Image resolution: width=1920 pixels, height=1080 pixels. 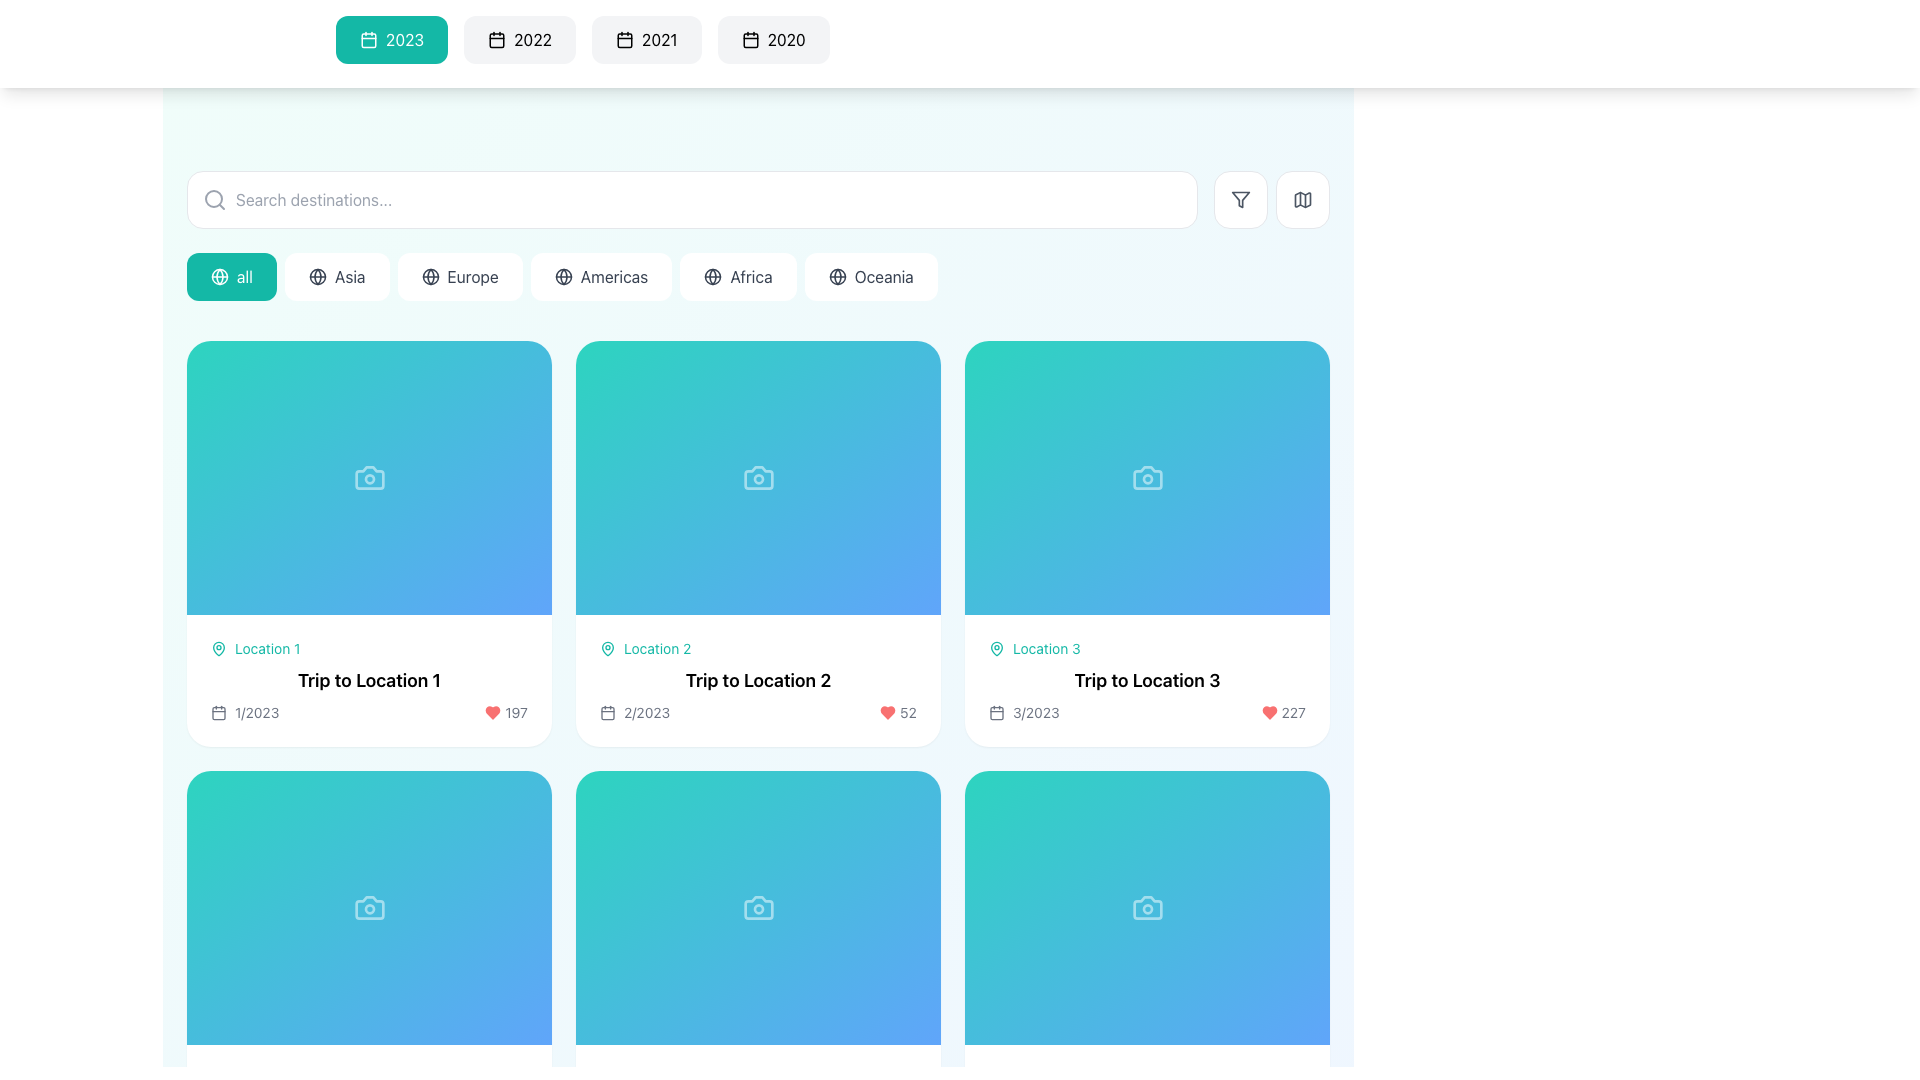 I want to click on the label displaying the month and year for 'Trip to Location 2', which is located in the lower section of the card and positioned to the left of the numeric statistic (52) and a heart icon, so click(x=634, y=711).